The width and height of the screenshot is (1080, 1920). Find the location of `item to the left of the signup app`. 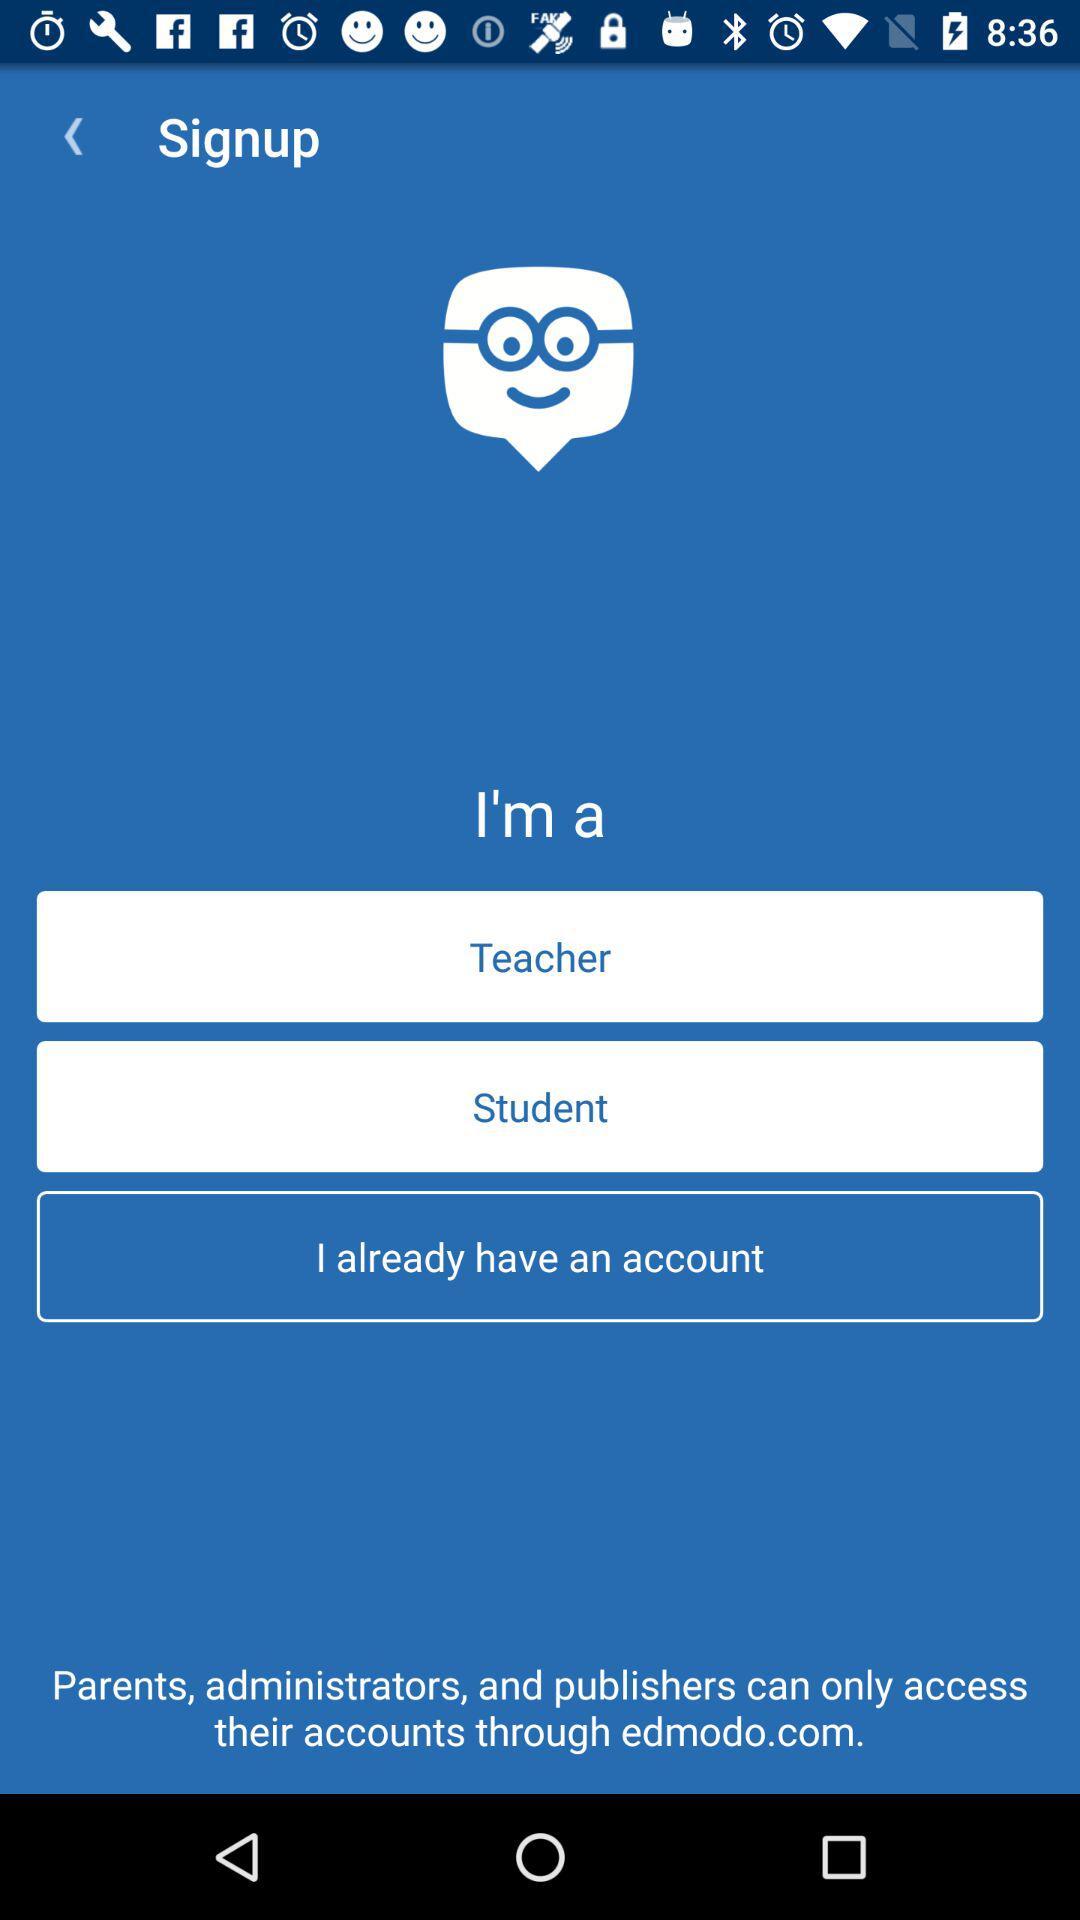

item to the left of the signup app is located at coordinates (72, 135).